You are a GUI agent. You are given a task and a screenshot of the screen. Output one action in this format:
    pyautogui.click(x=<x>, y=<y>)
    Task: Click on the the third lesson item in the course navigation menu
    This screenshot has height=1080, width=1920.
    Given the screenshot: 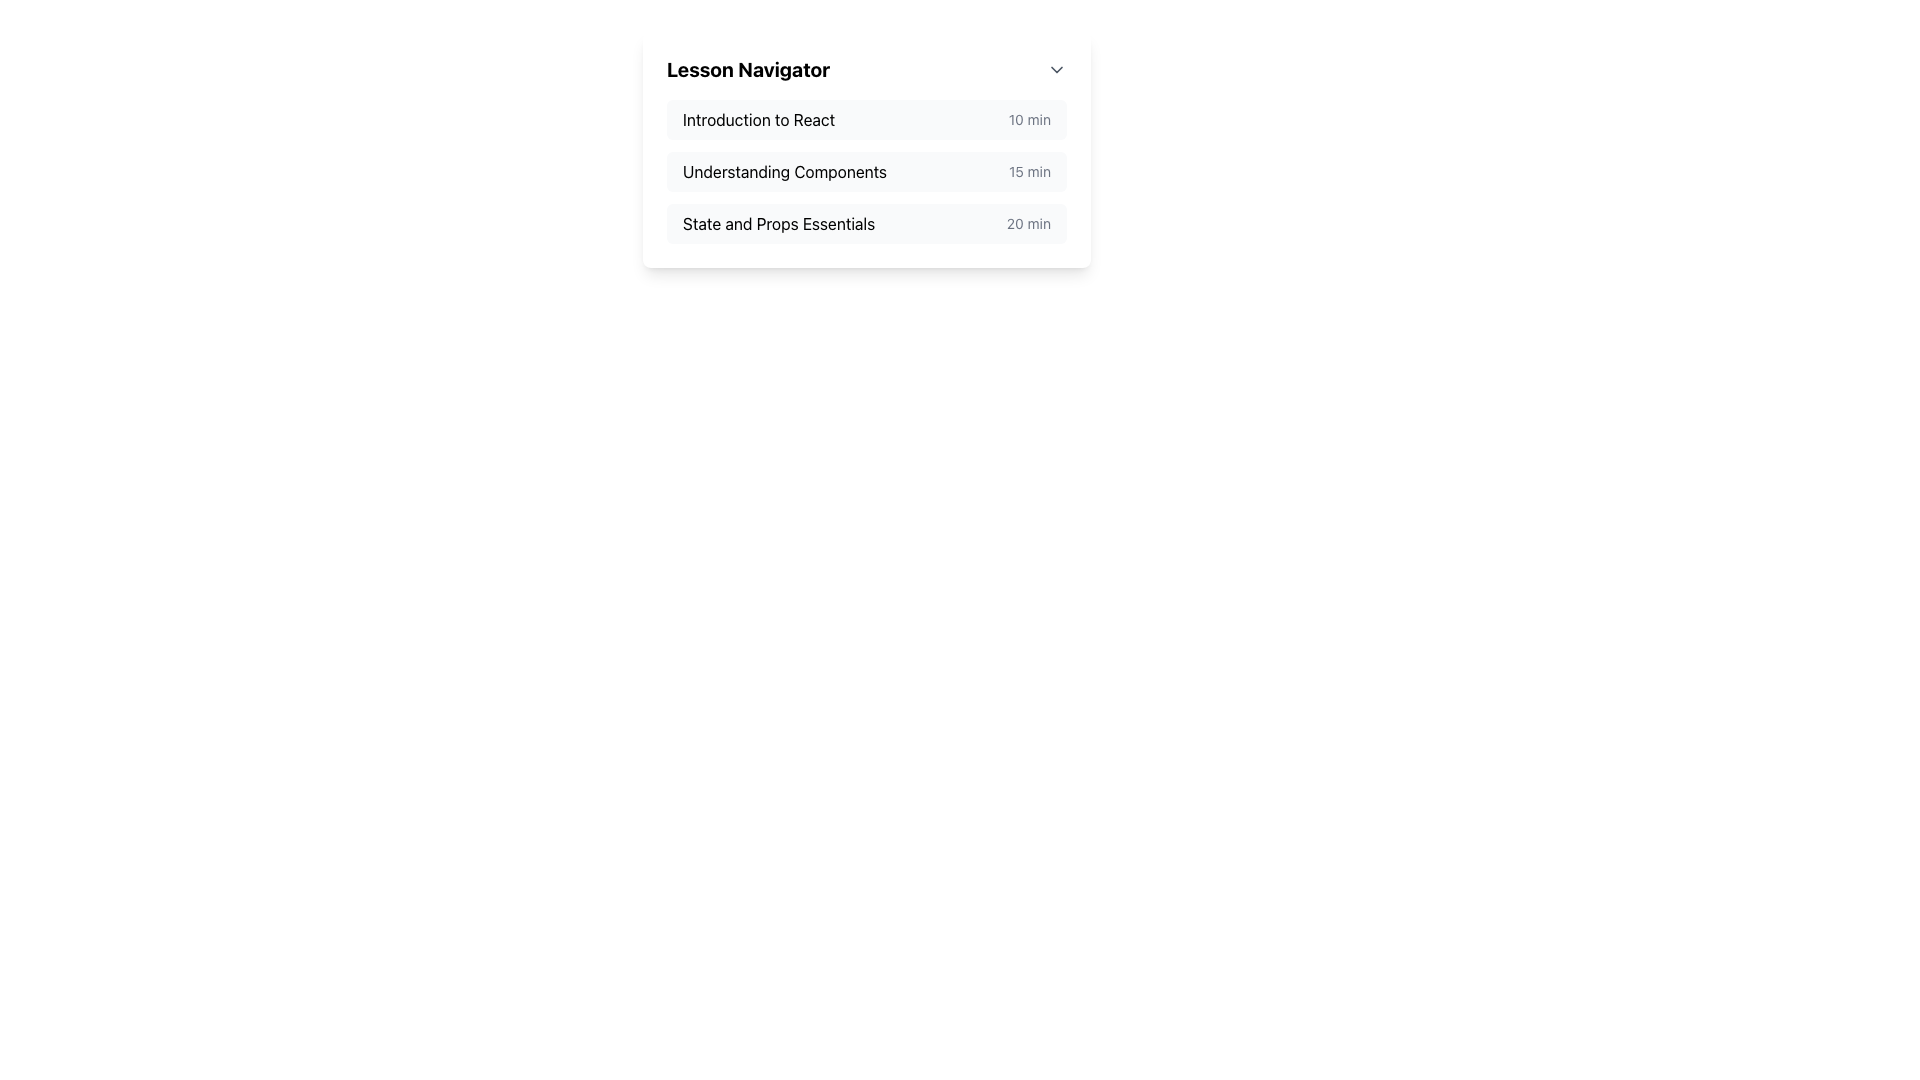 What is the action you would take?
    pyautogui.click(x=867, y=223)
    